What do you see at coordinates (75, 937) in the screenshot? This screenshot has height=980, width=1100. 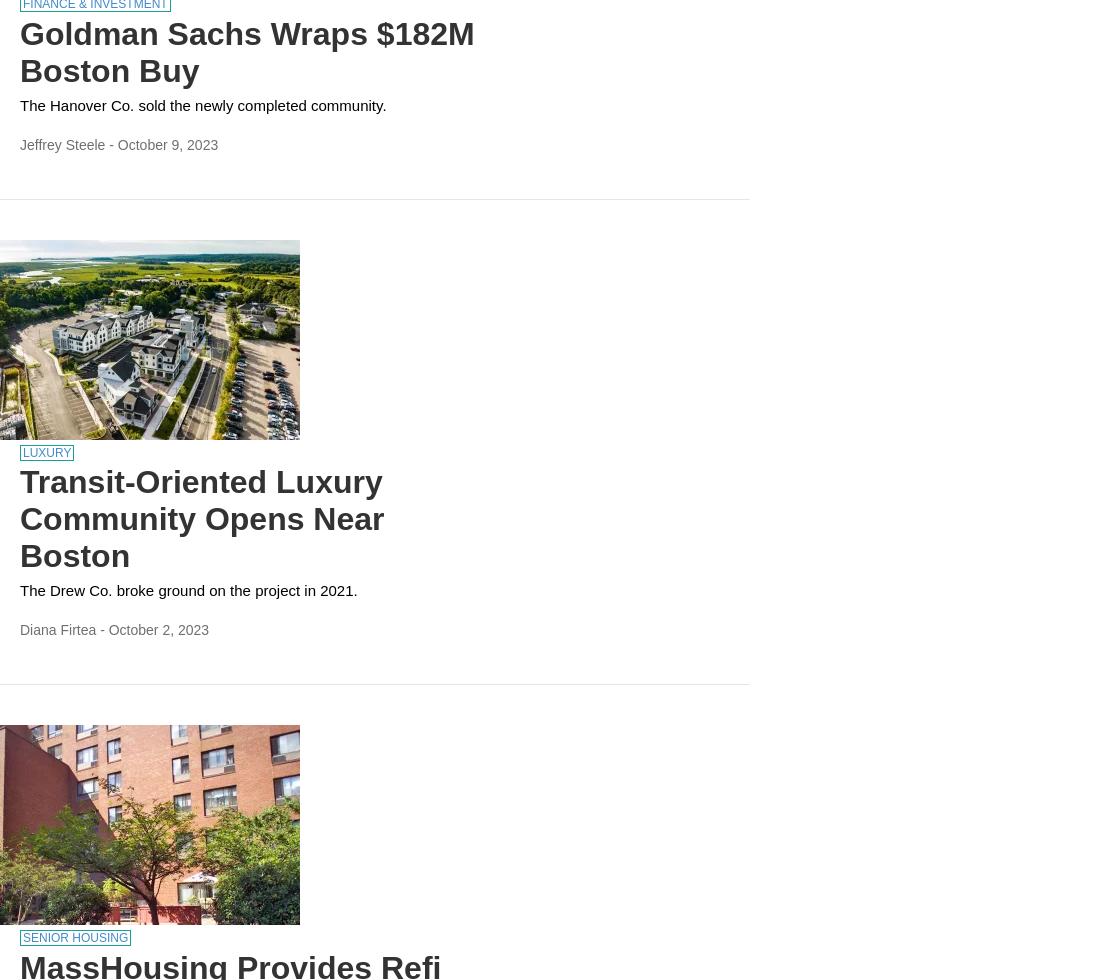 I see `'Senior Housing'` at bounding box center [75, 937].